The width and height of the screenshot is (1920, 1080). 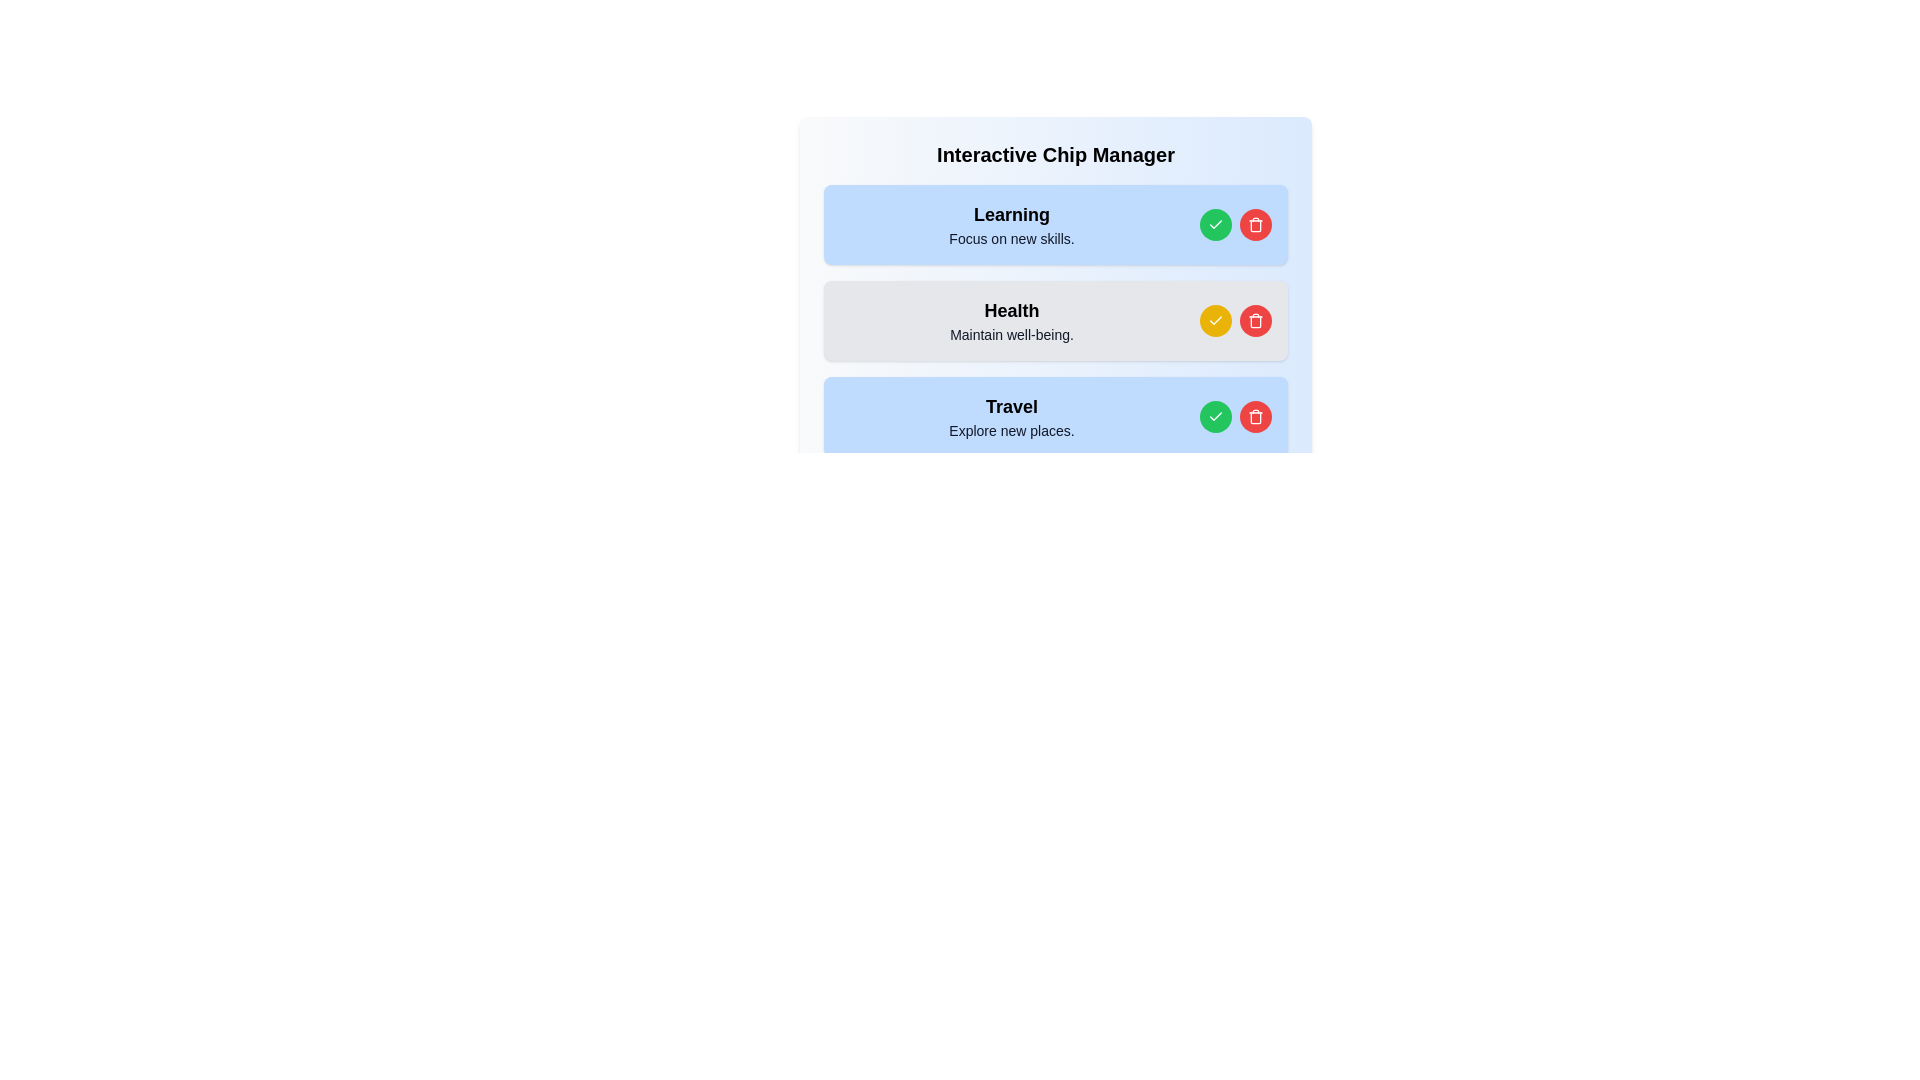 I want to click on delete button for the chip labeled Health, so click(x=1255, y=319).